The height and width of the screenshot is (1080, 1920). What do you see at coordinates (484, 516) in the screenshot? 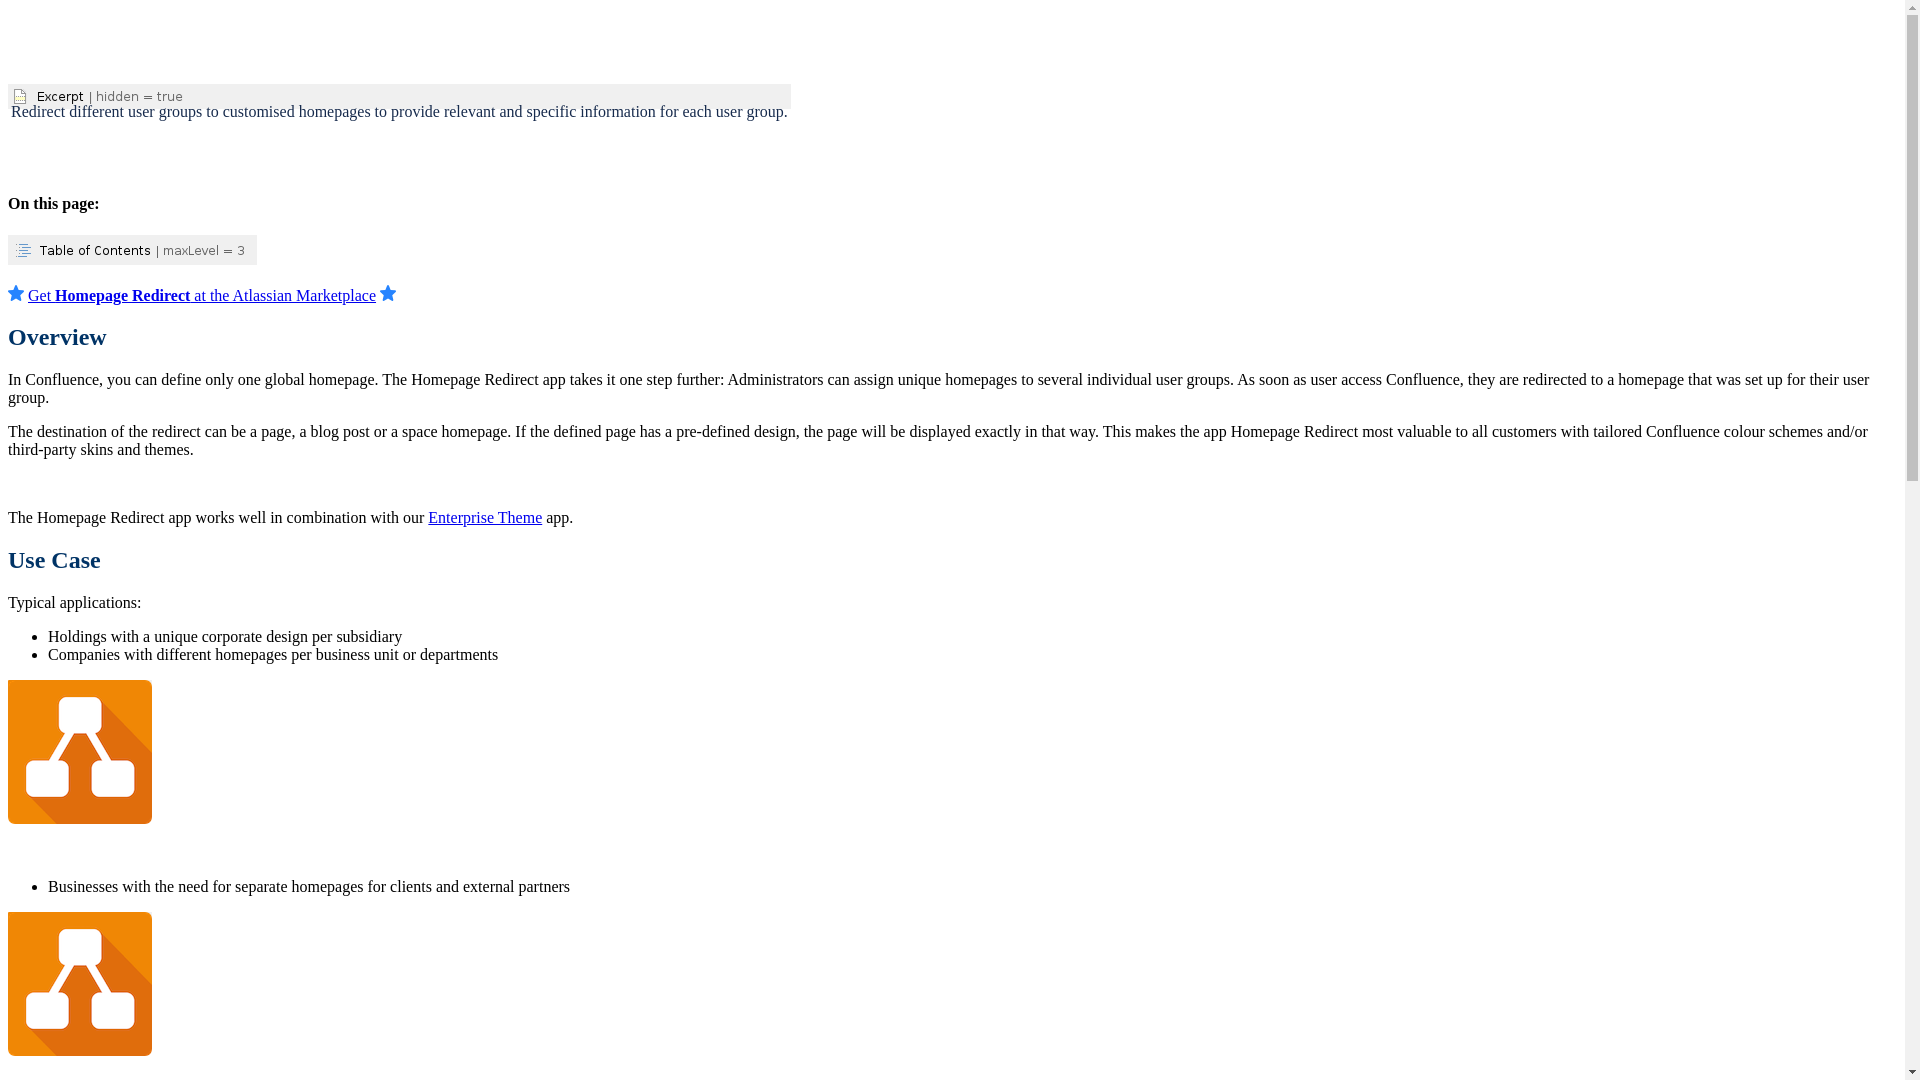
I see `'Enterprise Theme'` at bounding box center [484, 516].